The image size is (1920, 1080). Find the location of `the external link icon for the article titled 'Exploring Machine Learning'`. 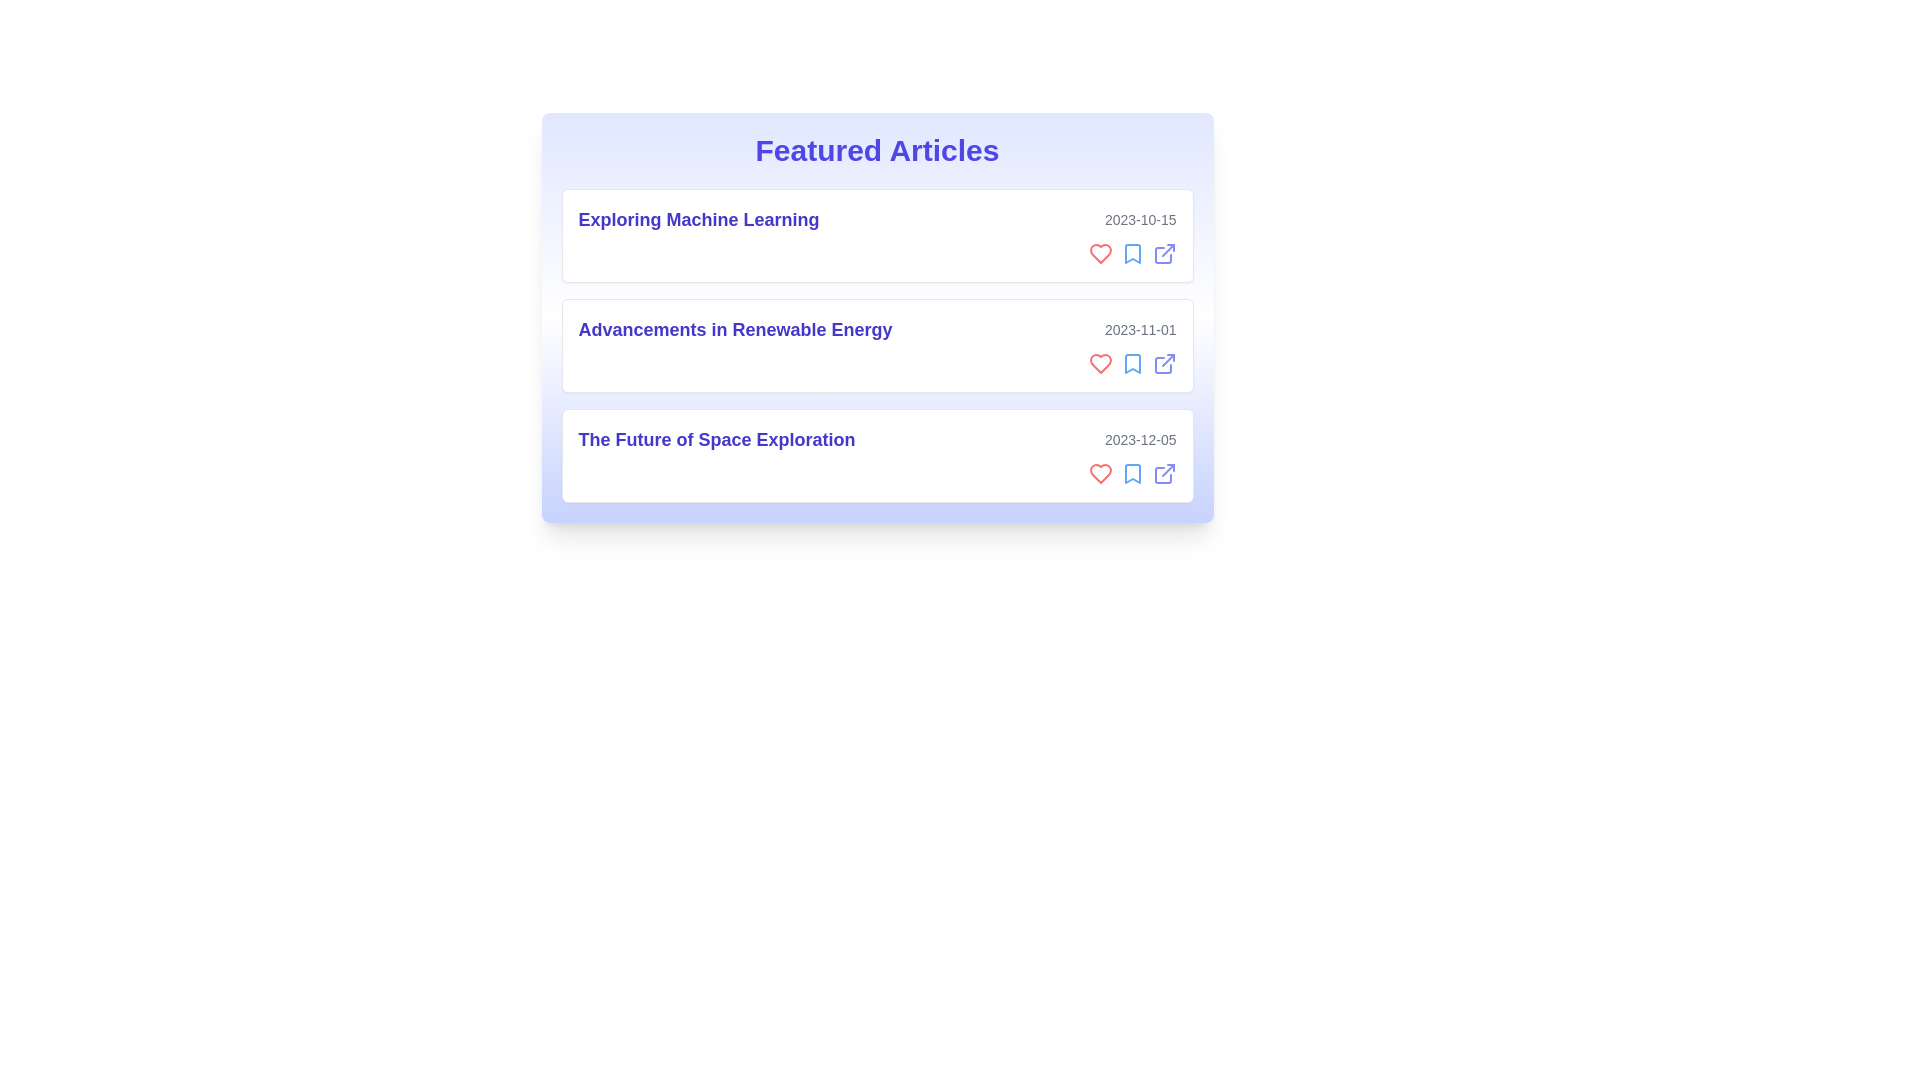

the external link icon for the article titled 'Exploring Machine Learning' is located at coordinates (1164, 253).